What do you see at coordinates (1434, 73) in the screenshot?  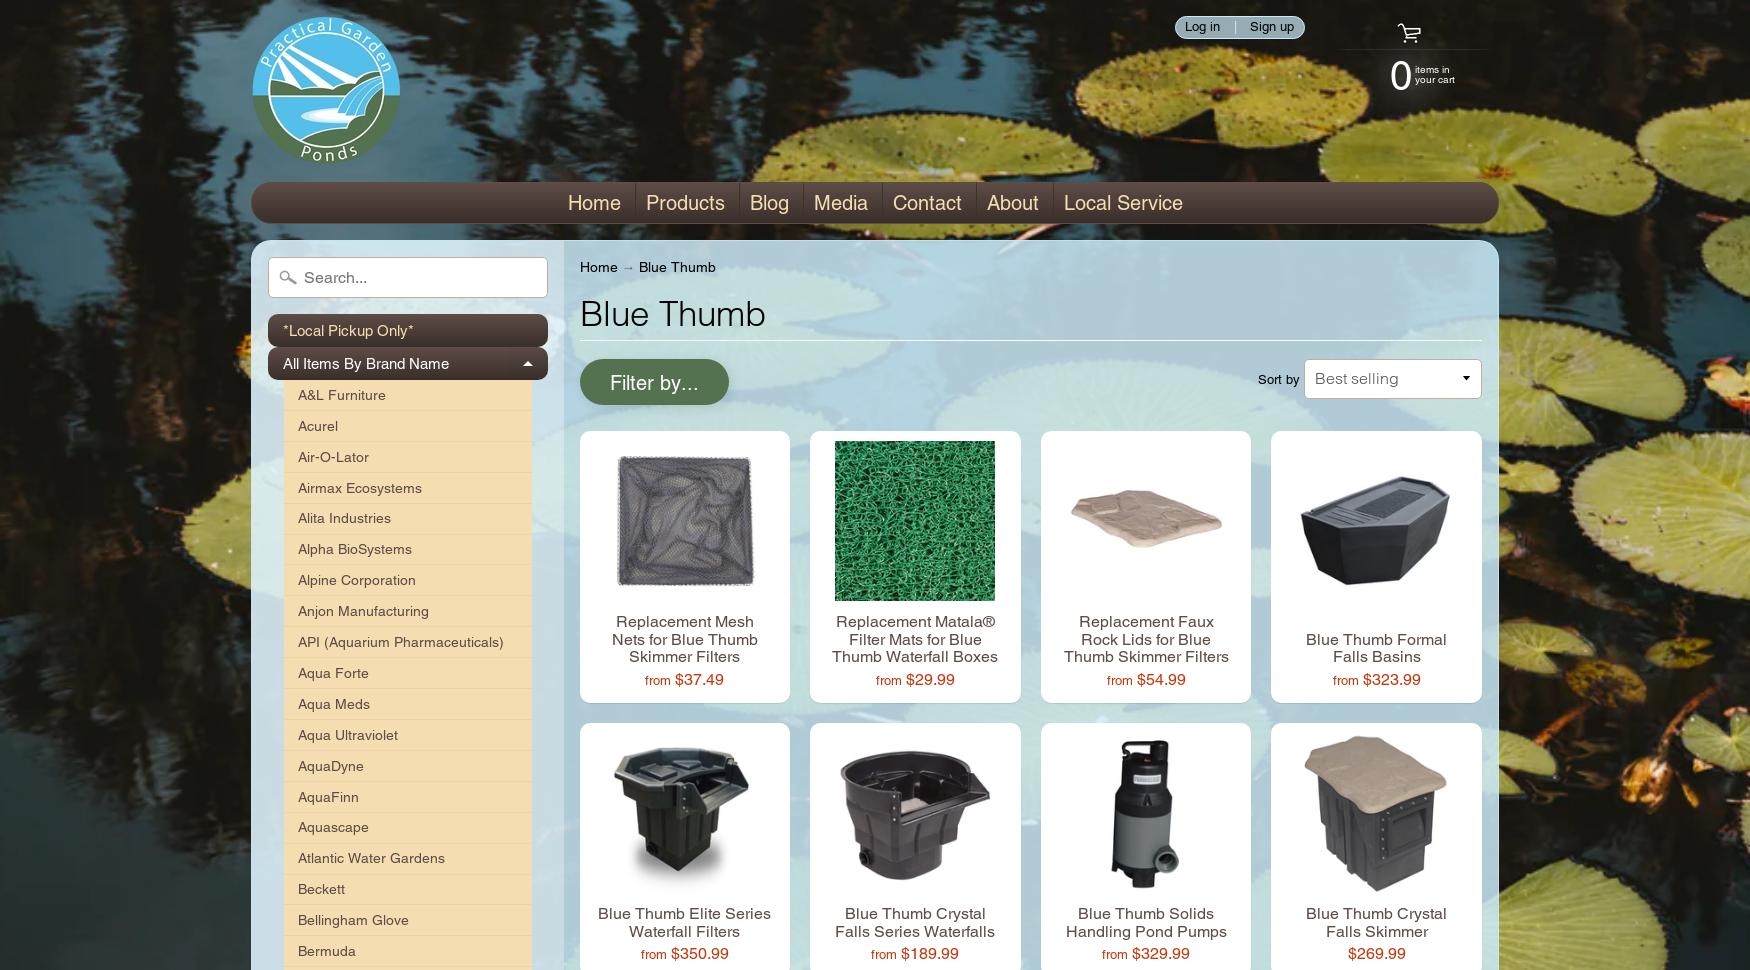 I see `'items in your cart'` at bounding box center [1434, 73].